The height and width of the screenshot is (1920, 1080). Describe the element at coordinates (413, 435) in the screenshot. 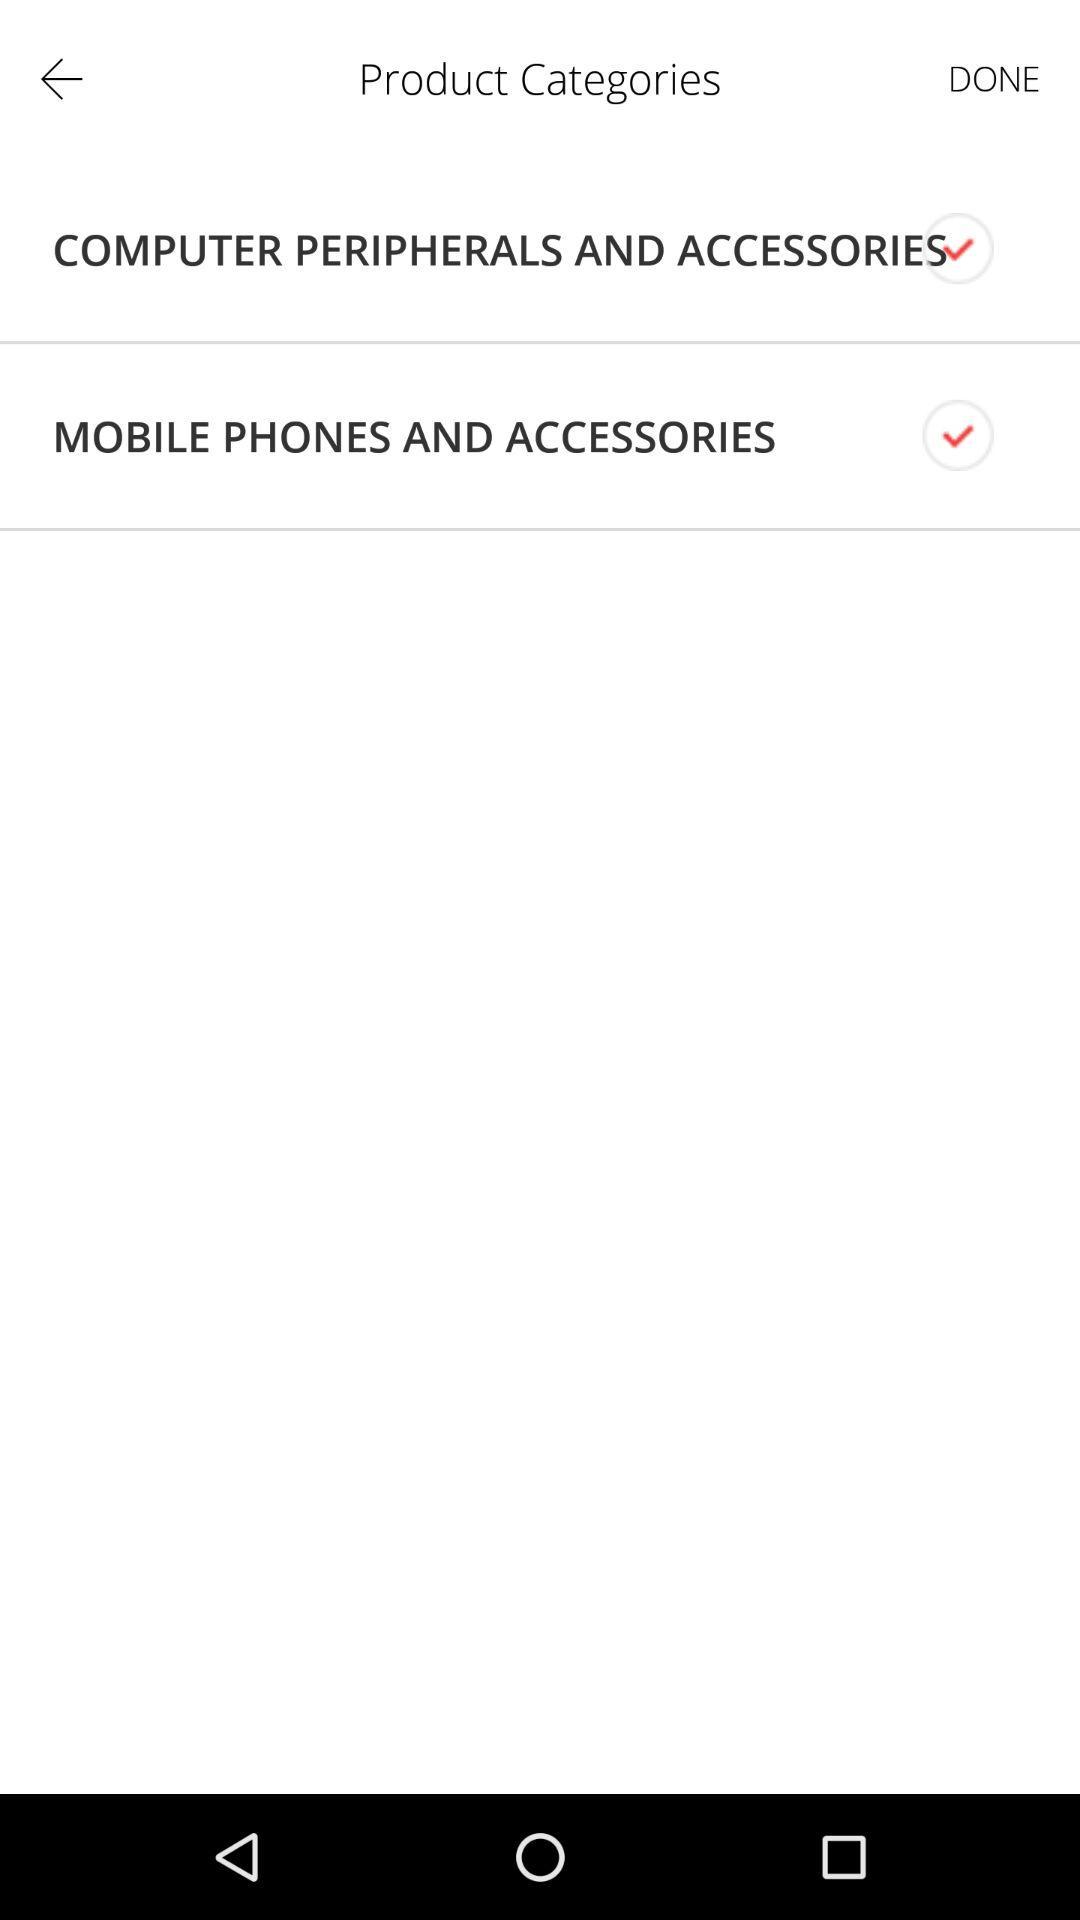

I see `mobile phones and` at that location.